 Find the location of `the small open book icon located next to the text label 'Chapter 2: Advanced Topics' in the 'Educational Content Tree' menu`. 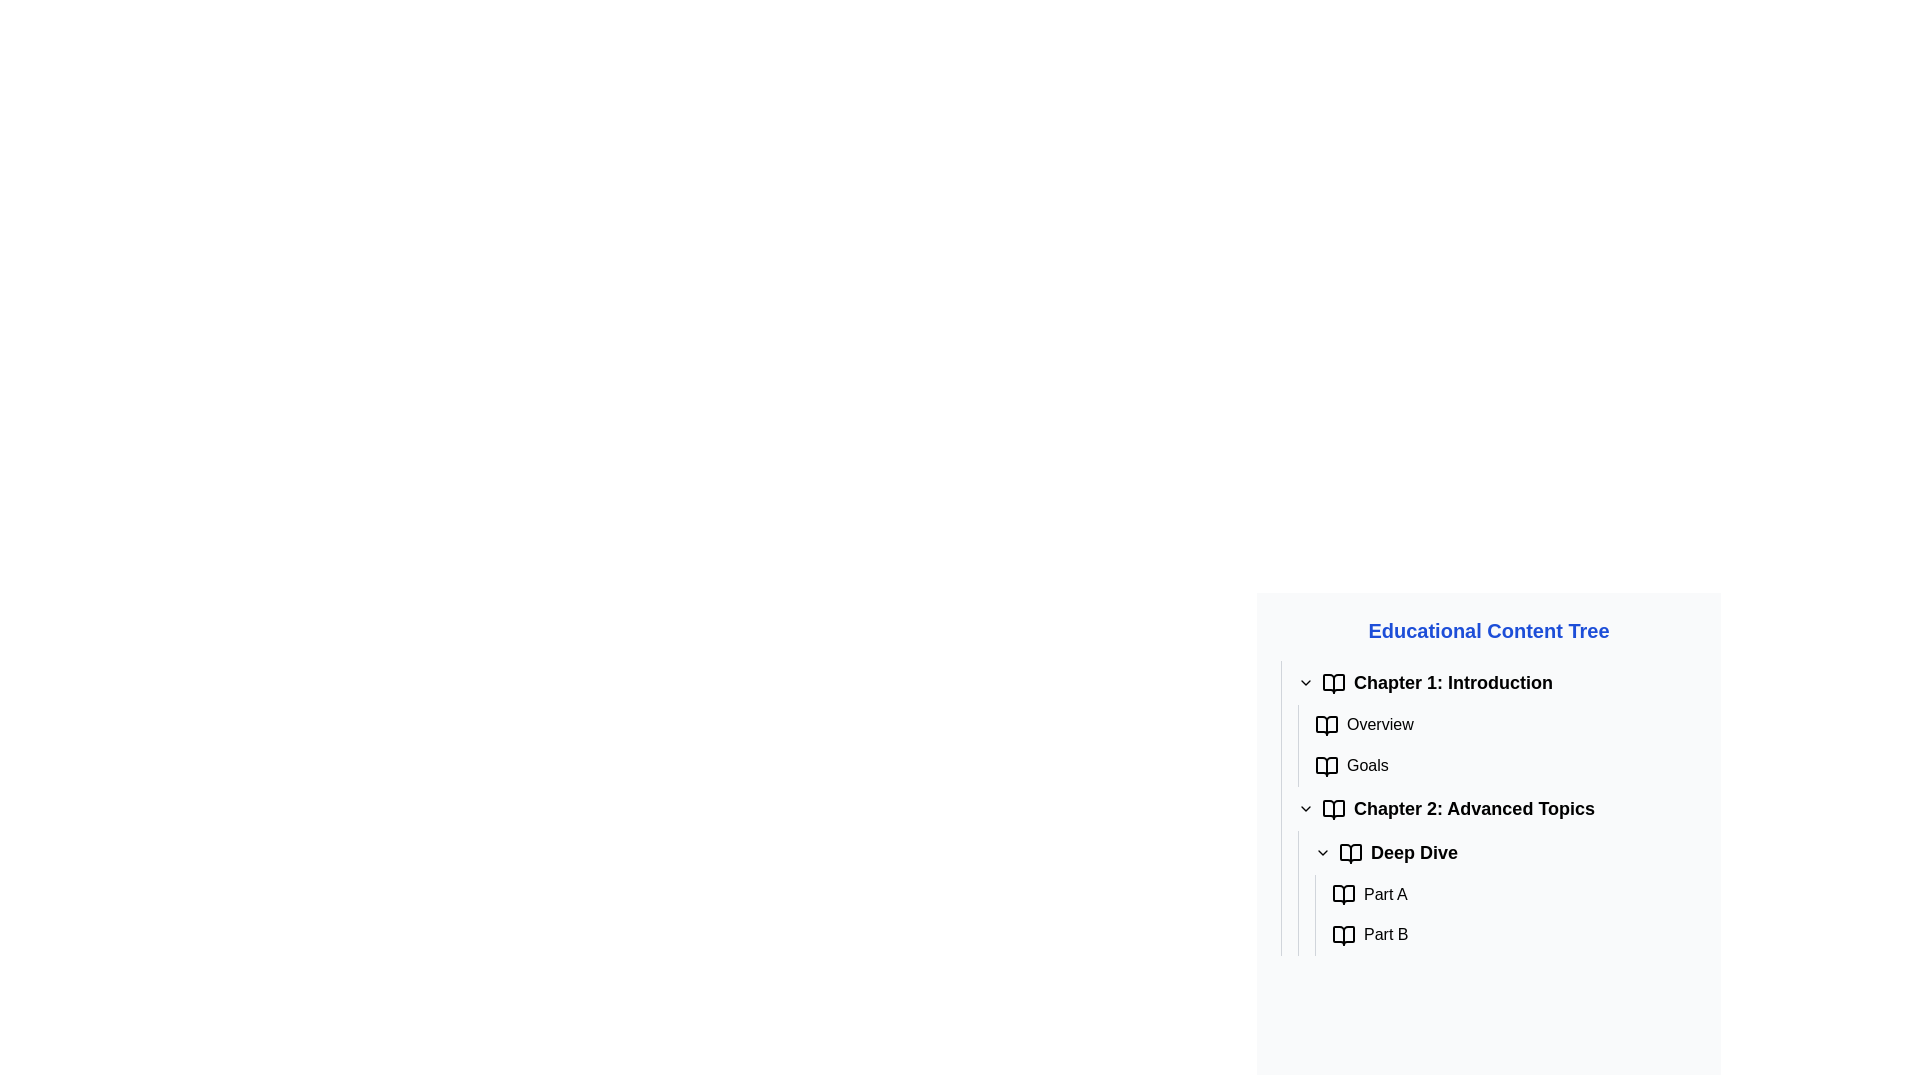

the small open book icon located next to the text label 'Chapter 2: Advanced Topics' in the 'Educational Content Tree' menu is located at coordinates (1334, 808).